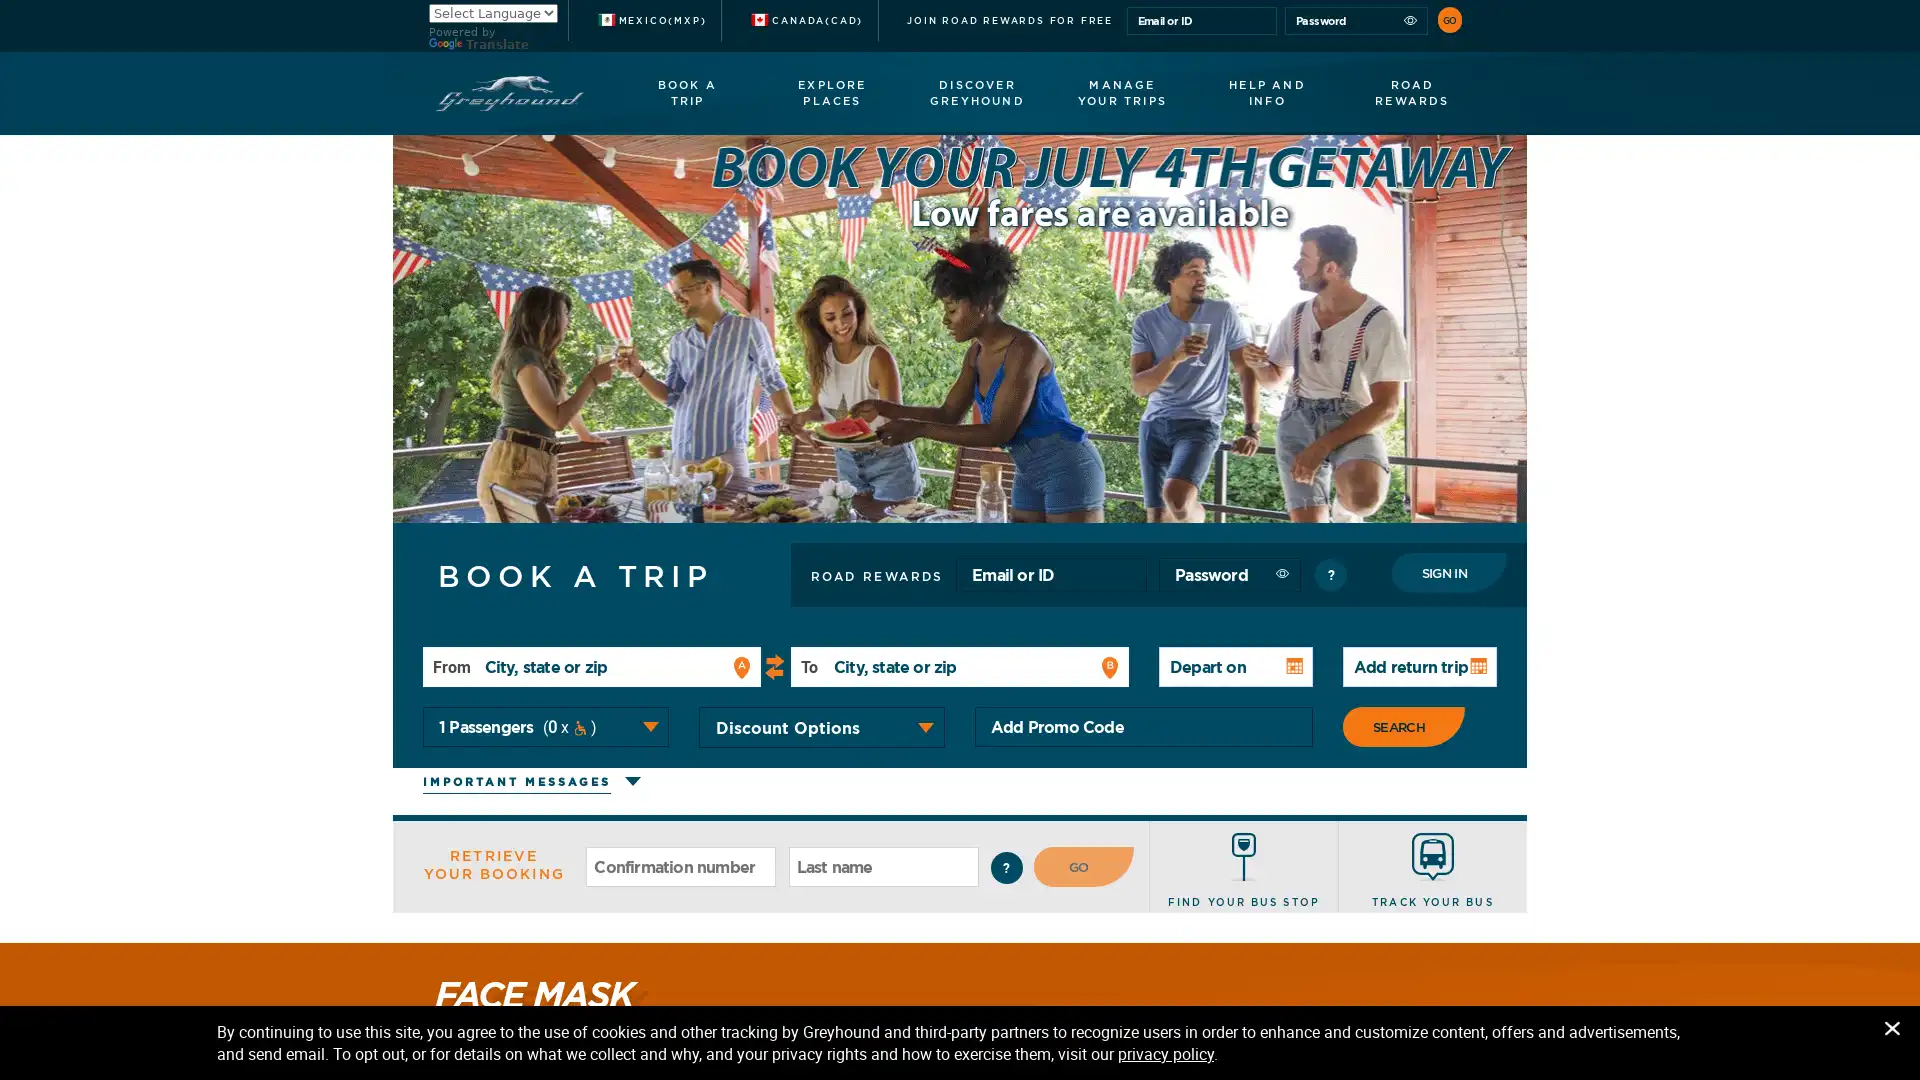 This screenshot has height=1080, width=1920. Describe the element at coordinates (1402, 726) in the screenshot. I see `SEARCH` at that location.